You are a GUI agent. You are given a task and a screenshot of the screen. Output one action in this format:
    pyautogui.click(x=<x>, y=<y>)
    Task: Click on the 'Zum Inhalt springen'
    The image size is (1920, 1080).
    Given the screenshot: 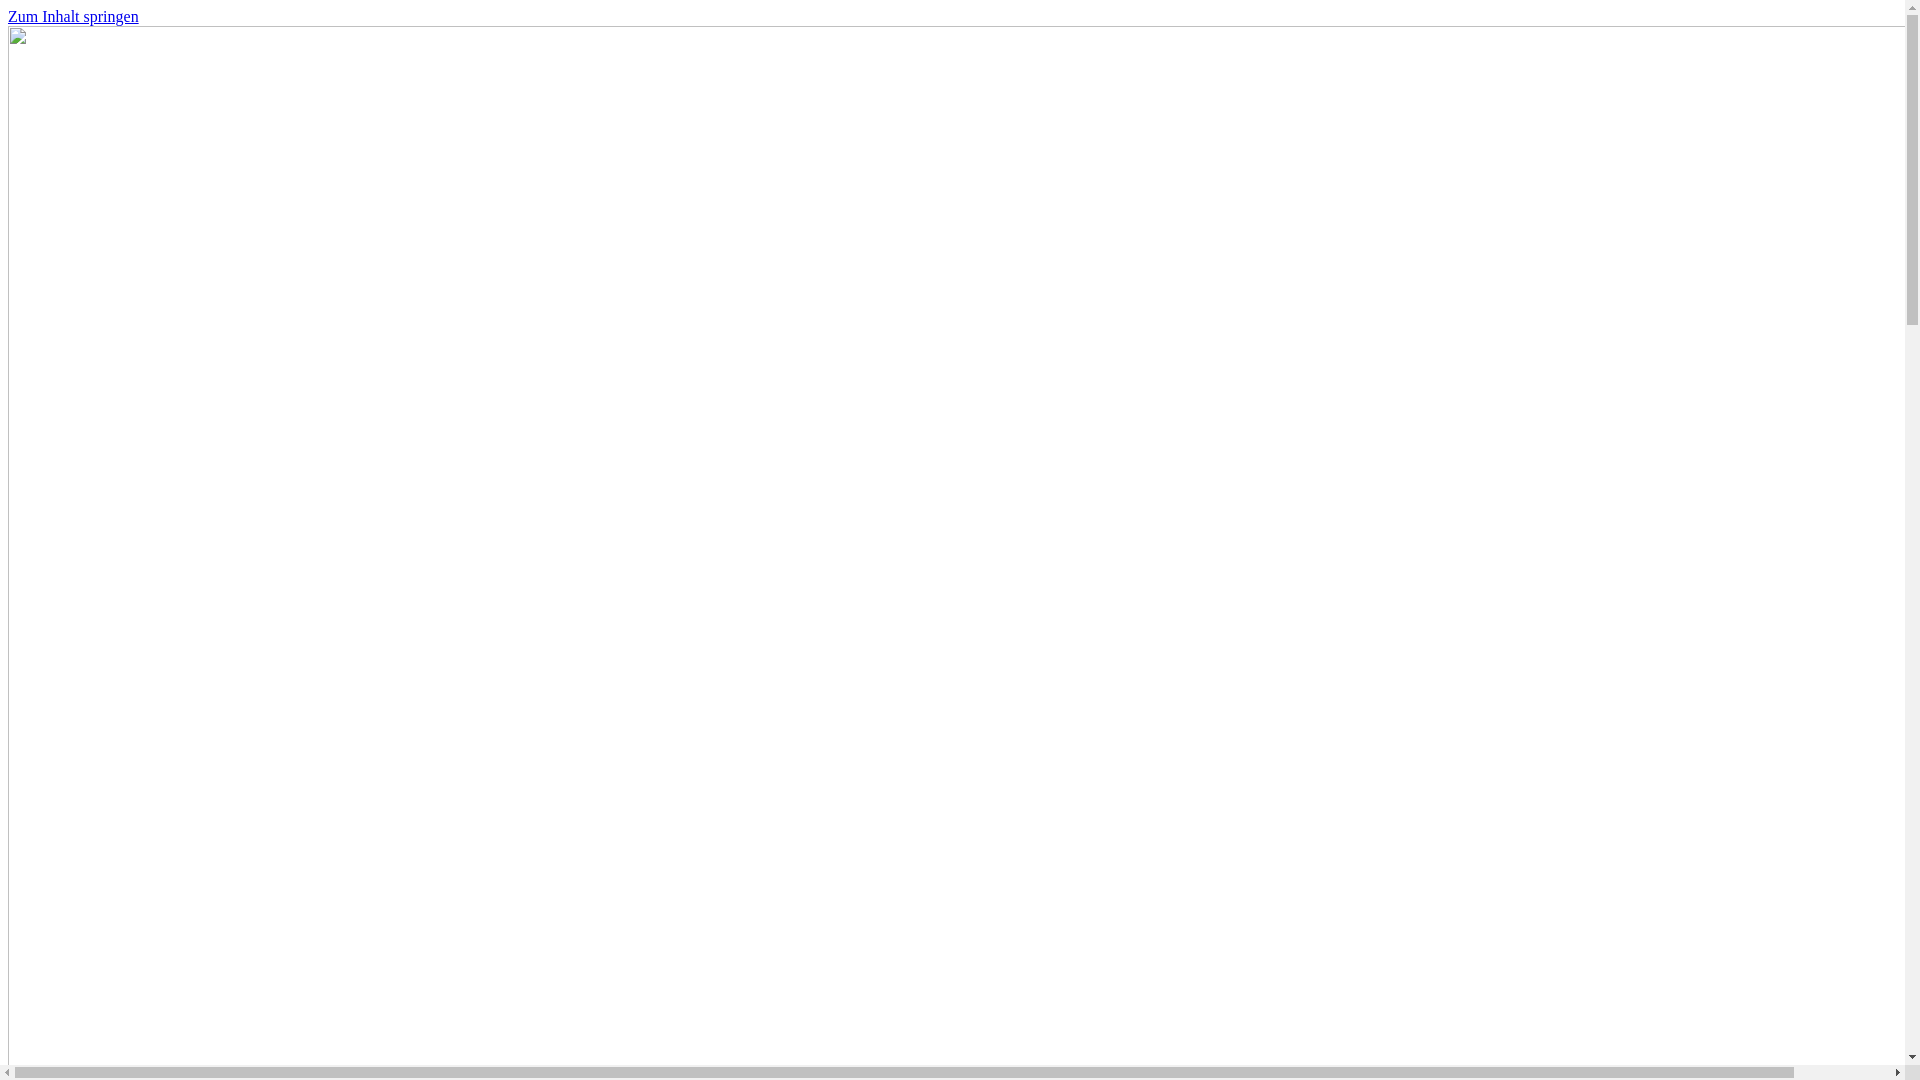 What is the action you would take?
    pyautogui.click(x=73, y=16)
    